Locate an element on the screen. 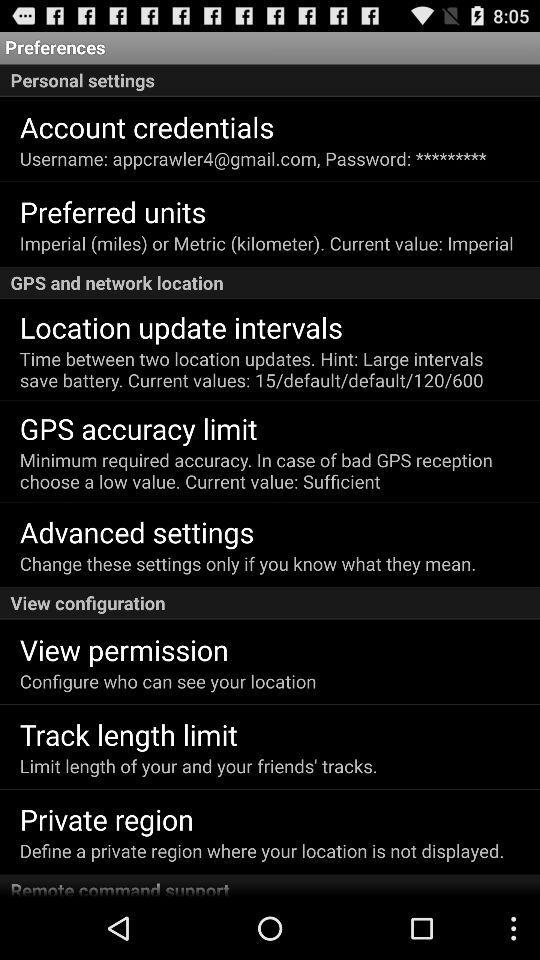  the app below account credentials app is located at coordinates (253, 157).